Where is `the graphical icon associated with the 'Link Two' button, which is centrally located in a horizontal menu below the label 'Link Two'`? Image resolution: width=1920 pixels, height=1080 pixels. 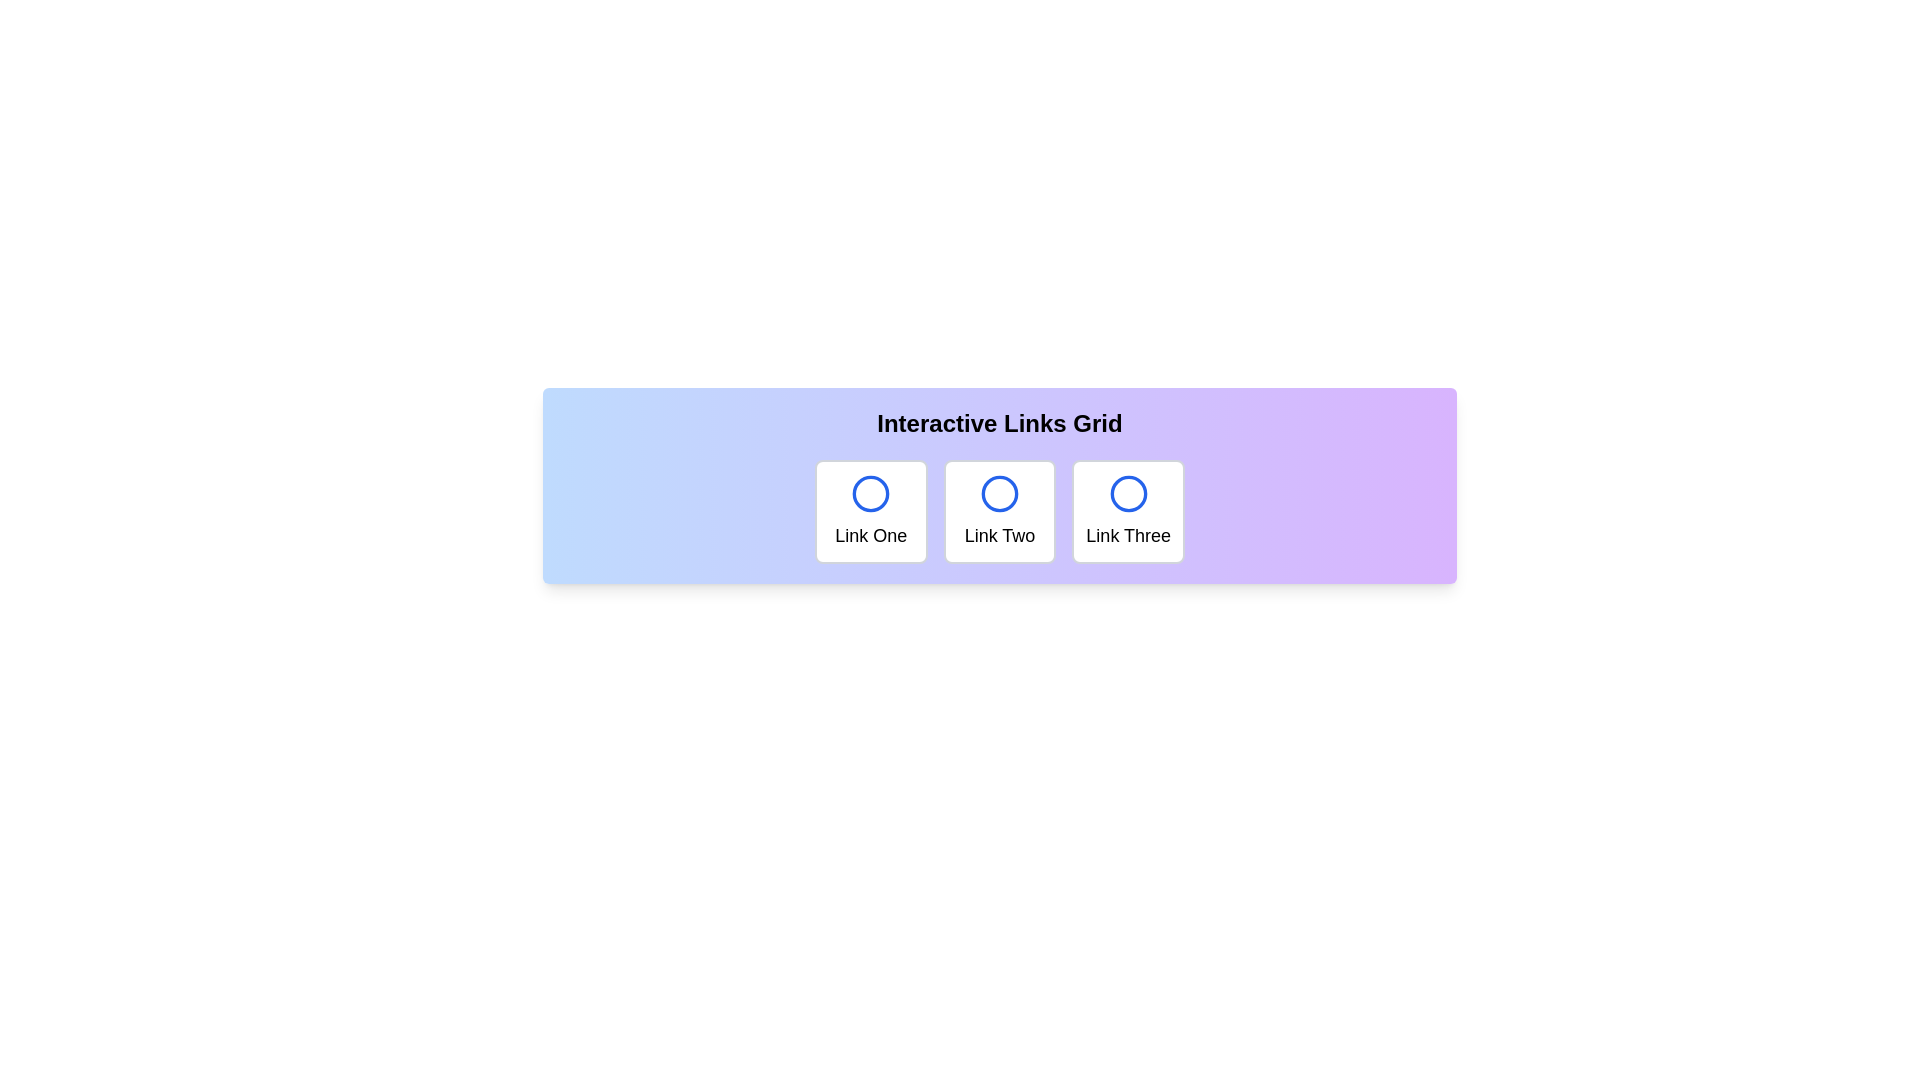
the graphical icon associated with the 'Link Two' button, which is centrally located in a horizontal menu below the label 'Link Two' is located at coordinates (999, 493).